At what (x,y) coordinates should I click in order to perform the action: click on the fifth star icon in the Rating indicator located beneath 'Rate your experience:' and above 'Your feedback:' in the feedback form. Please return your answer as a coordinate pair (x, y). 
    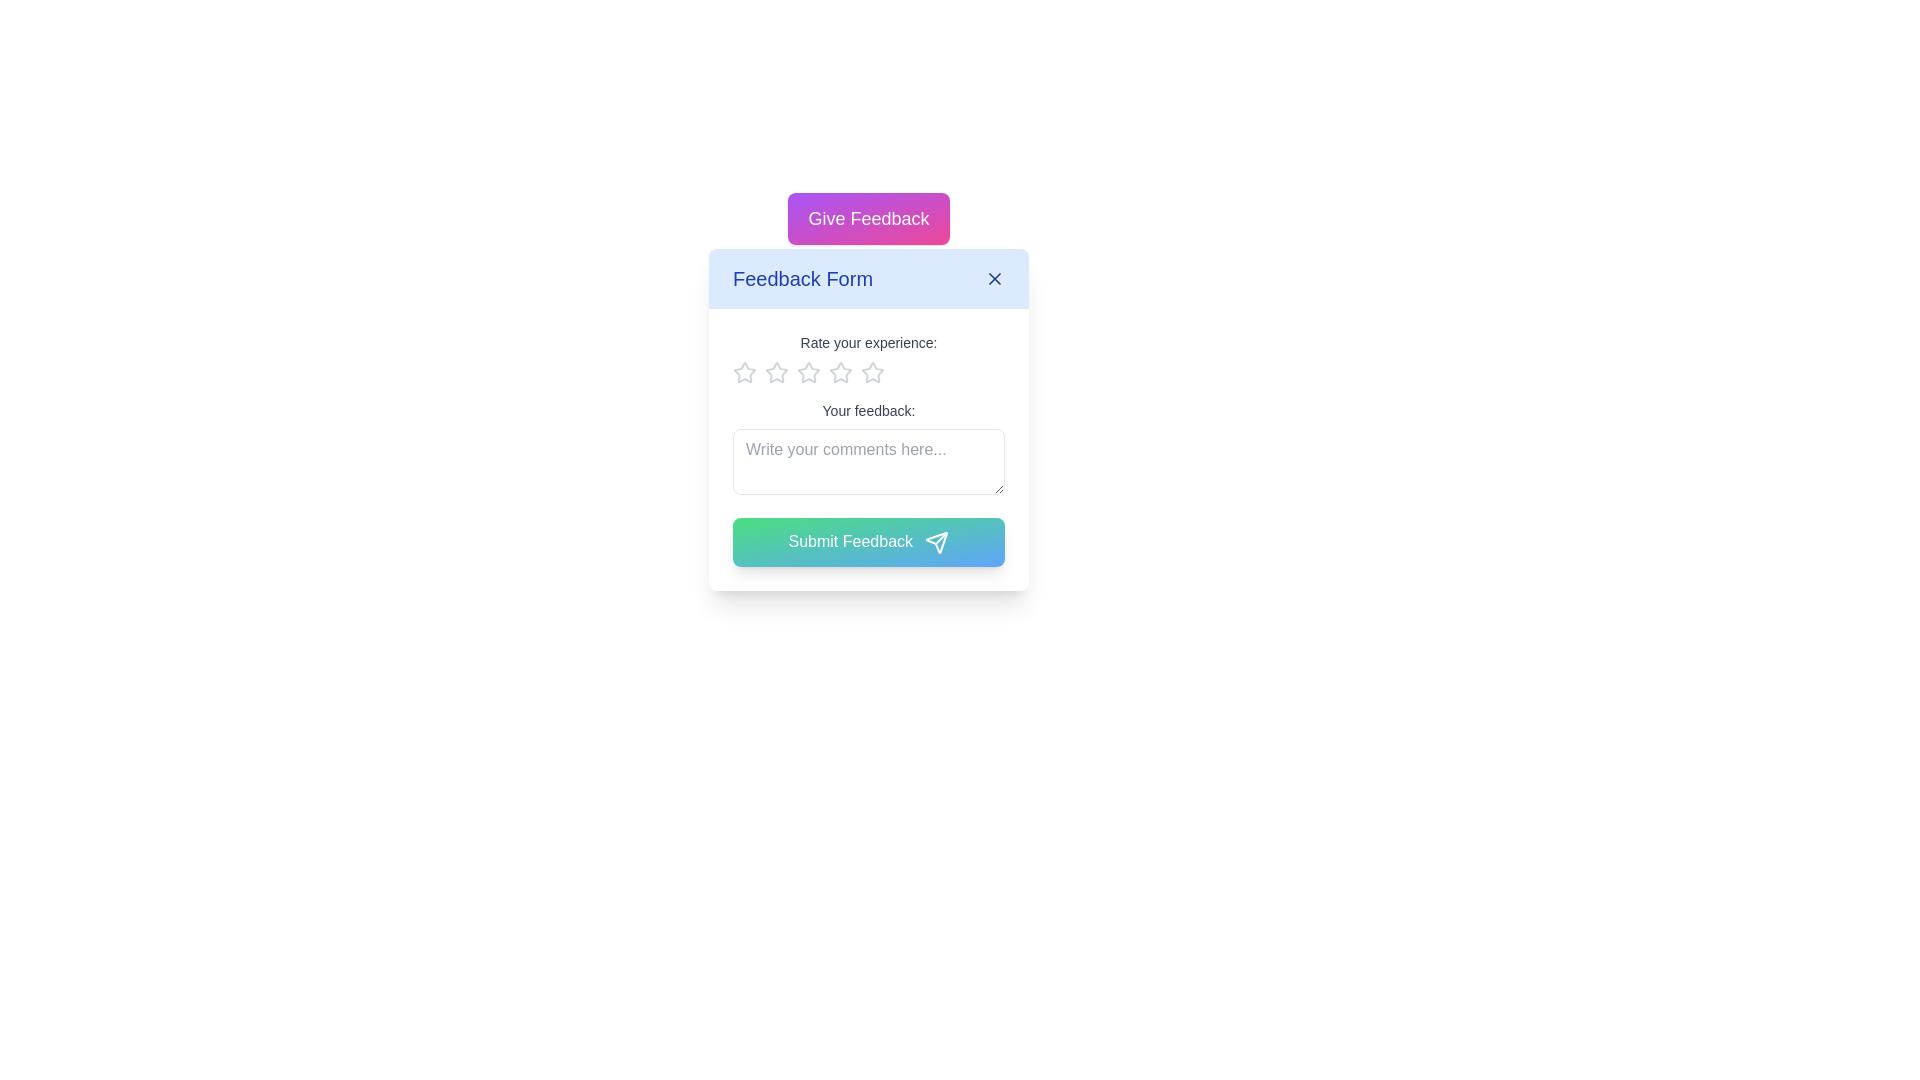
    Looking at the image, I should click on (868, 373).